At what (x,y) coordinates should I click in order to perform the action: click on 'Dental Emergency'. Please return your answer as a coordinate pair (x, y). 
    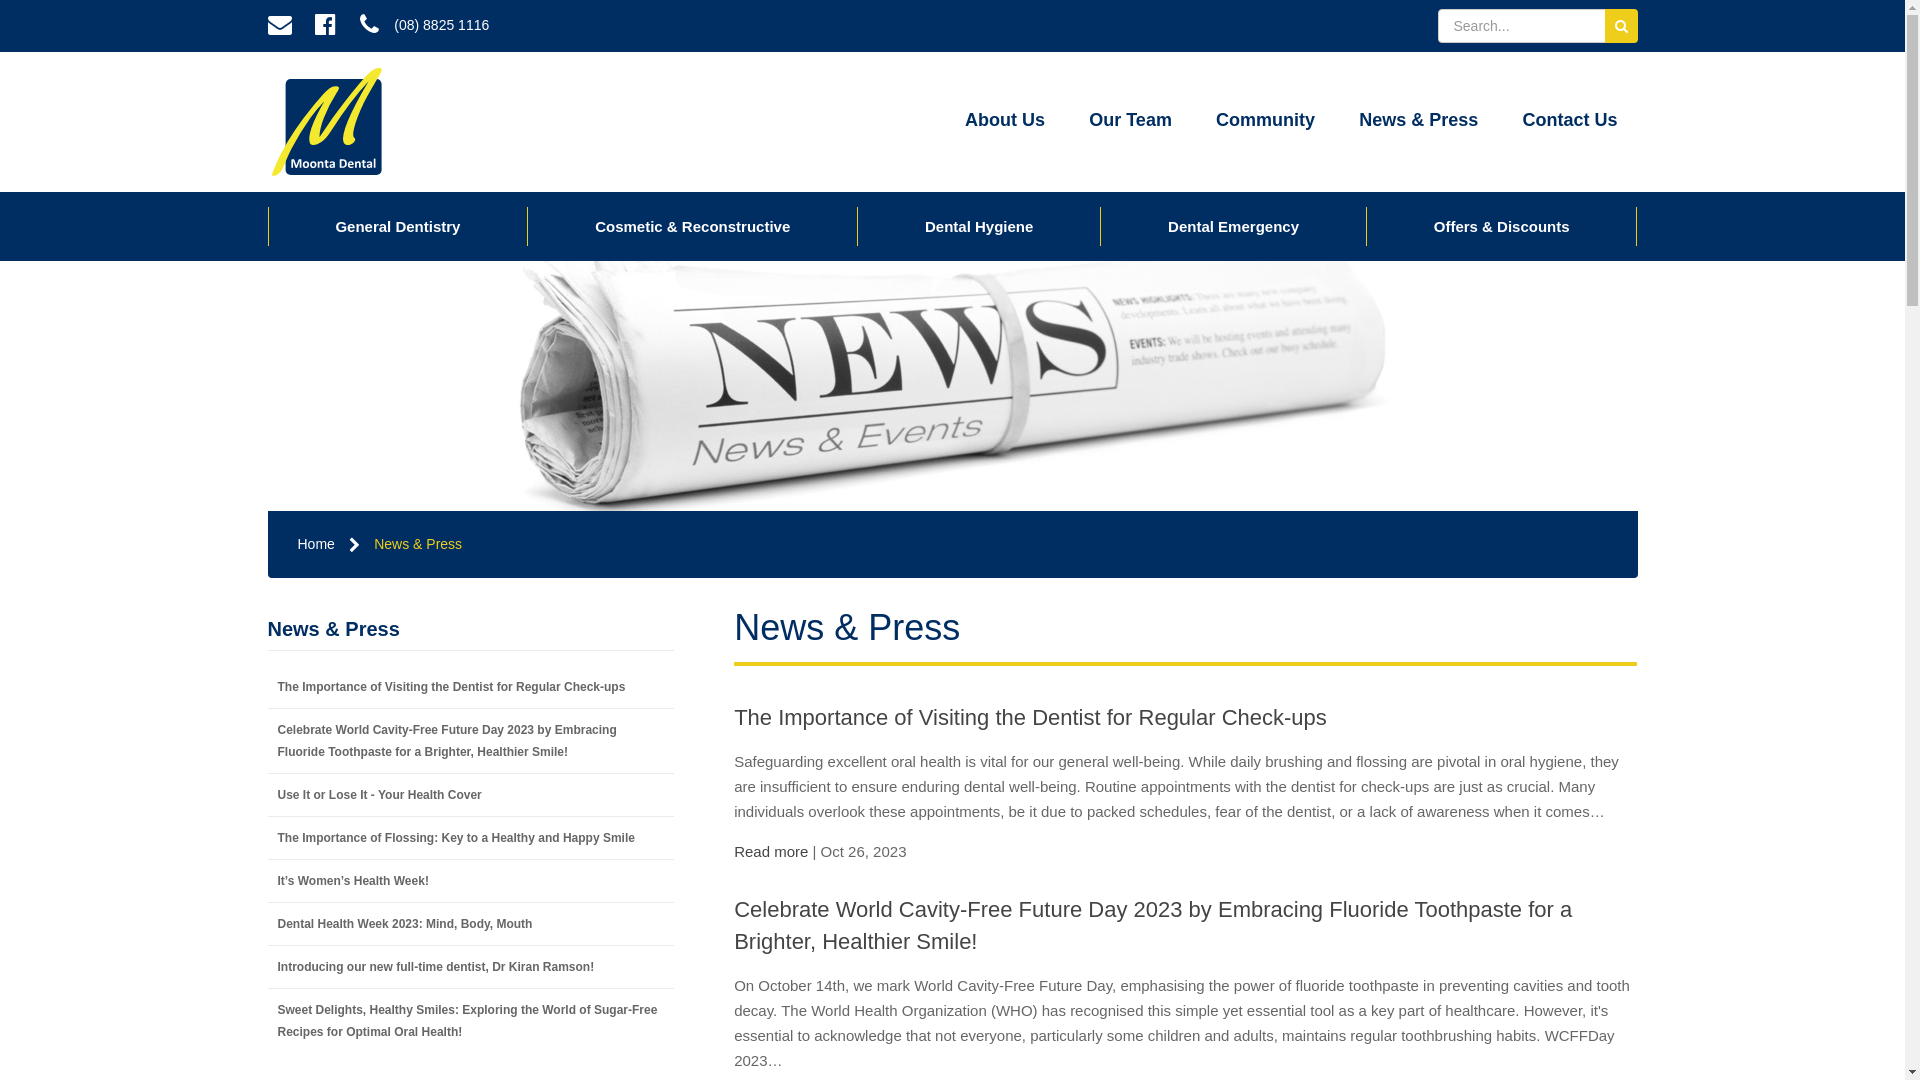
    Looking at the image, I should click on (1099, 225).